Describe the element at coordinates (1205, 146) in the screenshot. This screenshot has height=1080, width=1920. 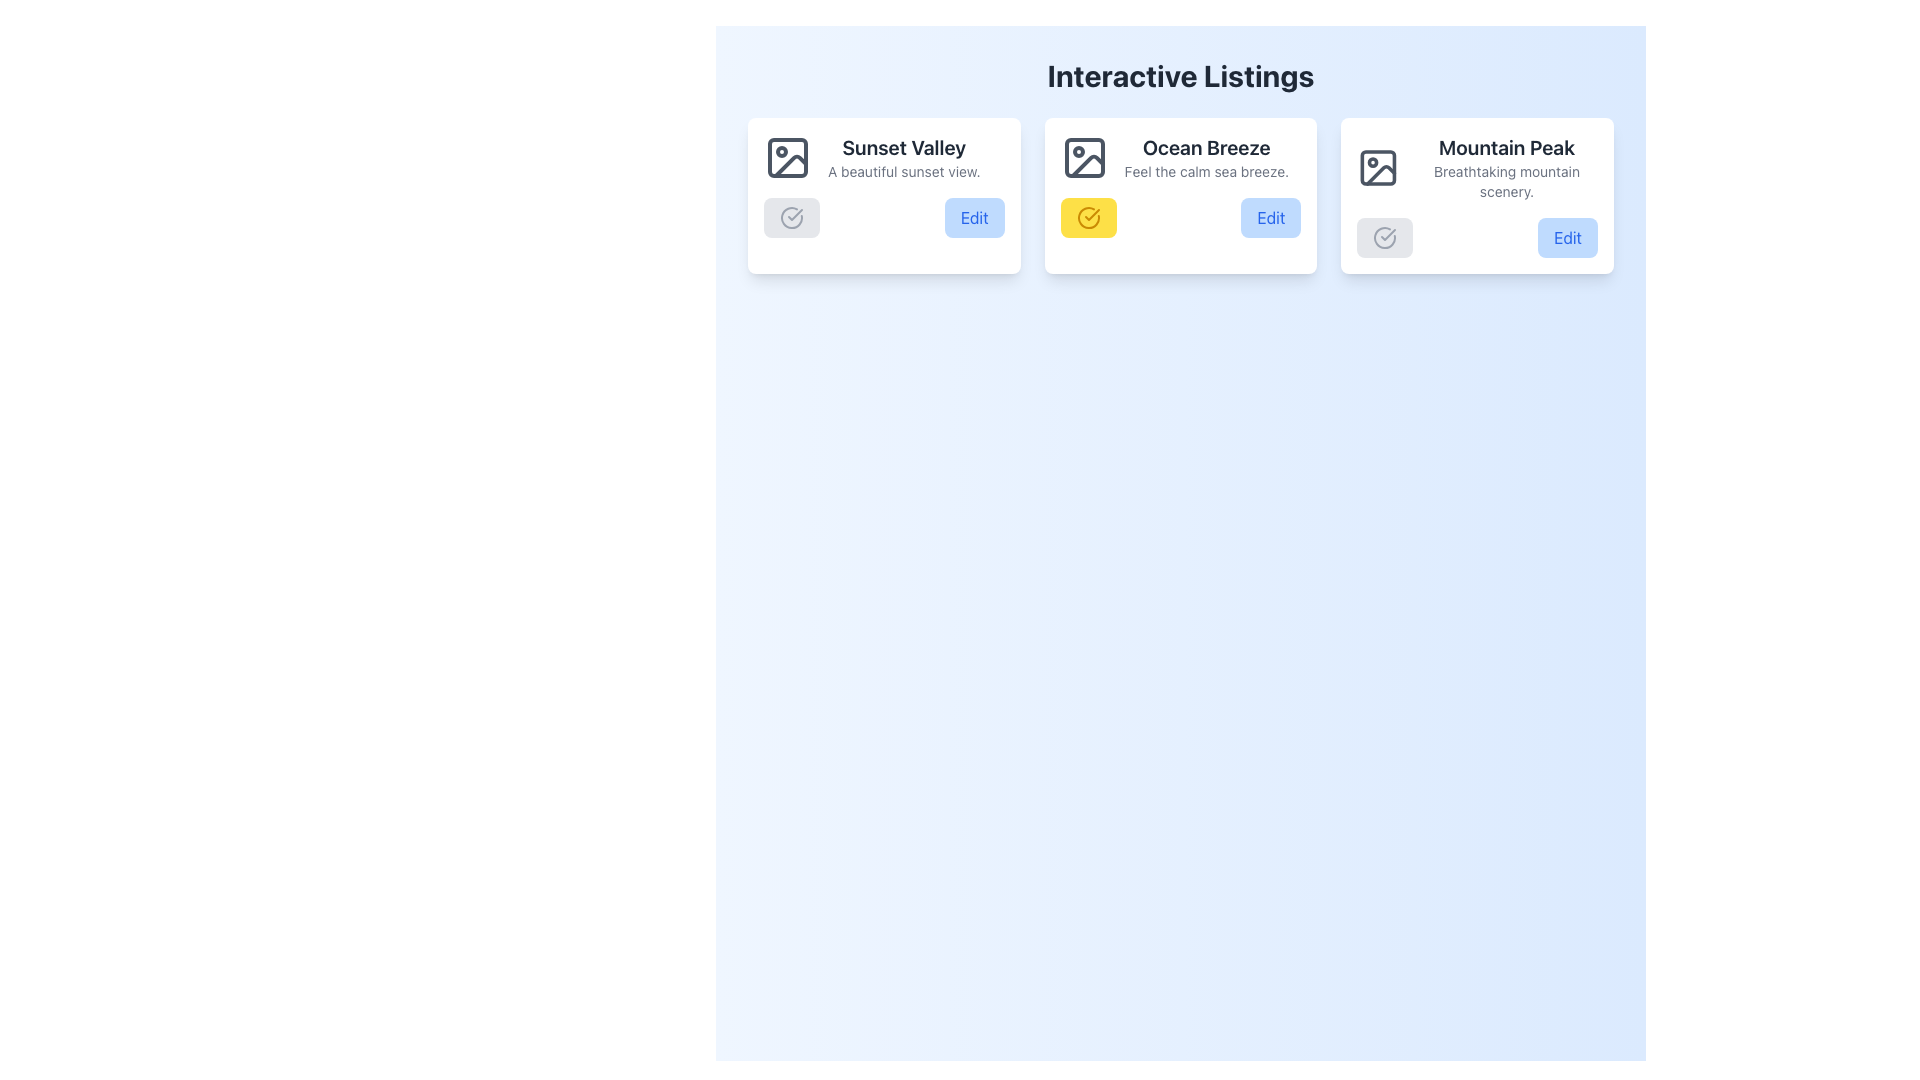
I see `the title text of the second card labeled 'Ocean Breeze' in the listing, which provides a description of the listed item` at that location.